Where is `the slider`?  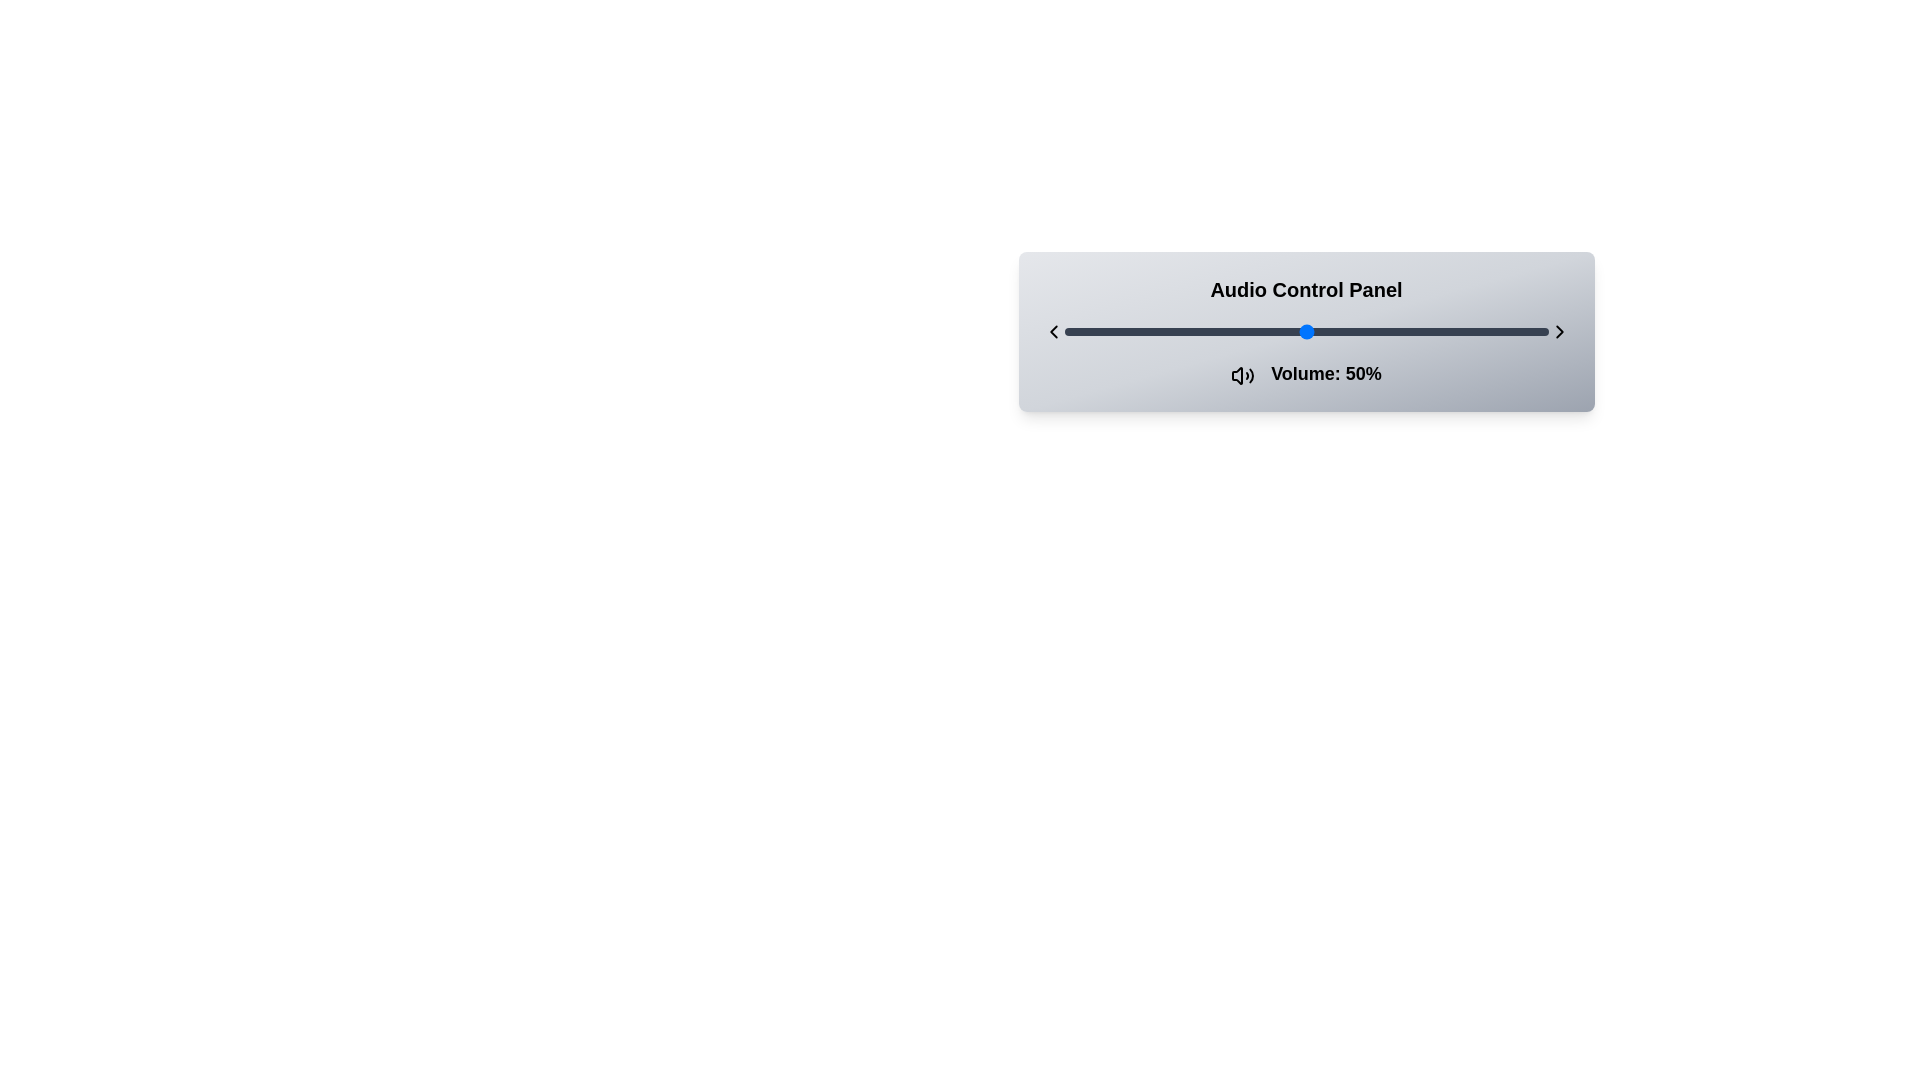
the slider is located at coordinates (1456, 330).